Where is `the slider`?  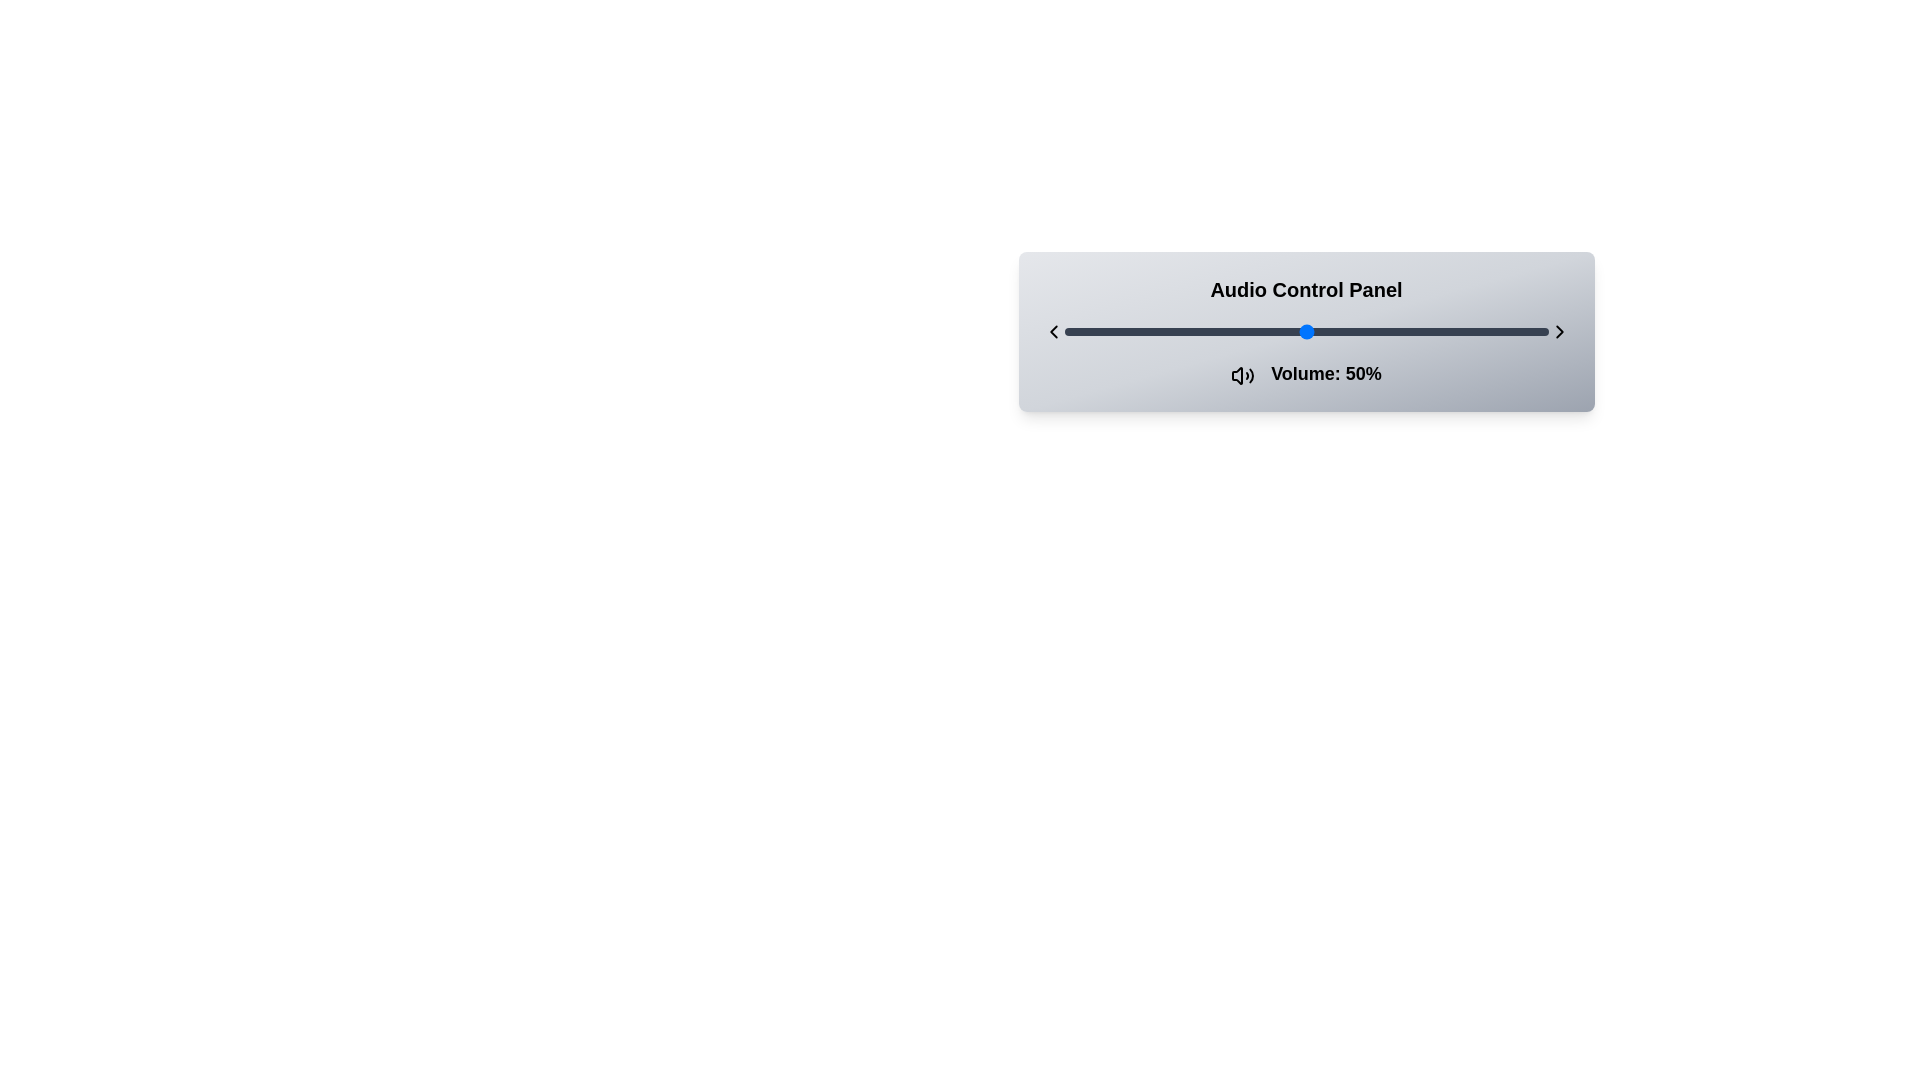
the slider is located at coordinates (1456, 330).